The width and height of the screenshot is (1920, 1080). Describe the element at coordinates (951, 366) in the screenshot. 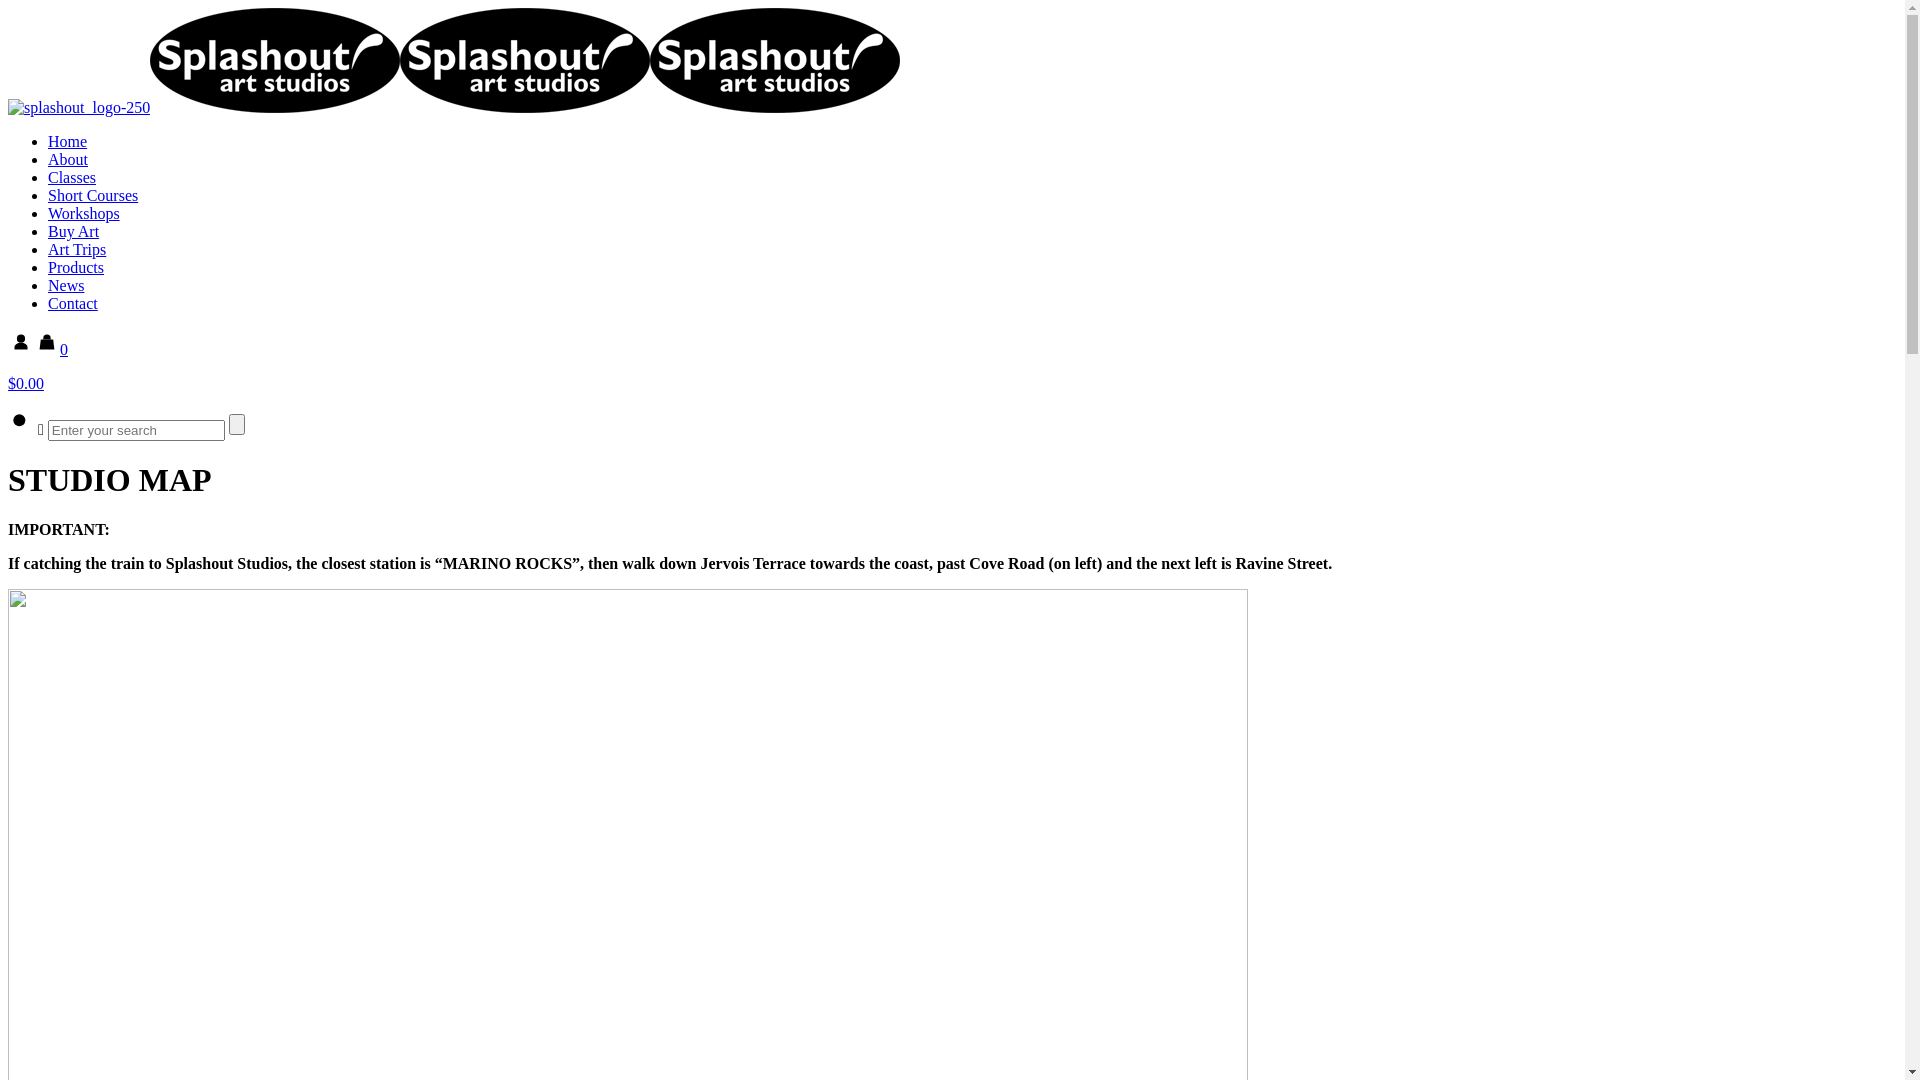

I see `'0` at that location.